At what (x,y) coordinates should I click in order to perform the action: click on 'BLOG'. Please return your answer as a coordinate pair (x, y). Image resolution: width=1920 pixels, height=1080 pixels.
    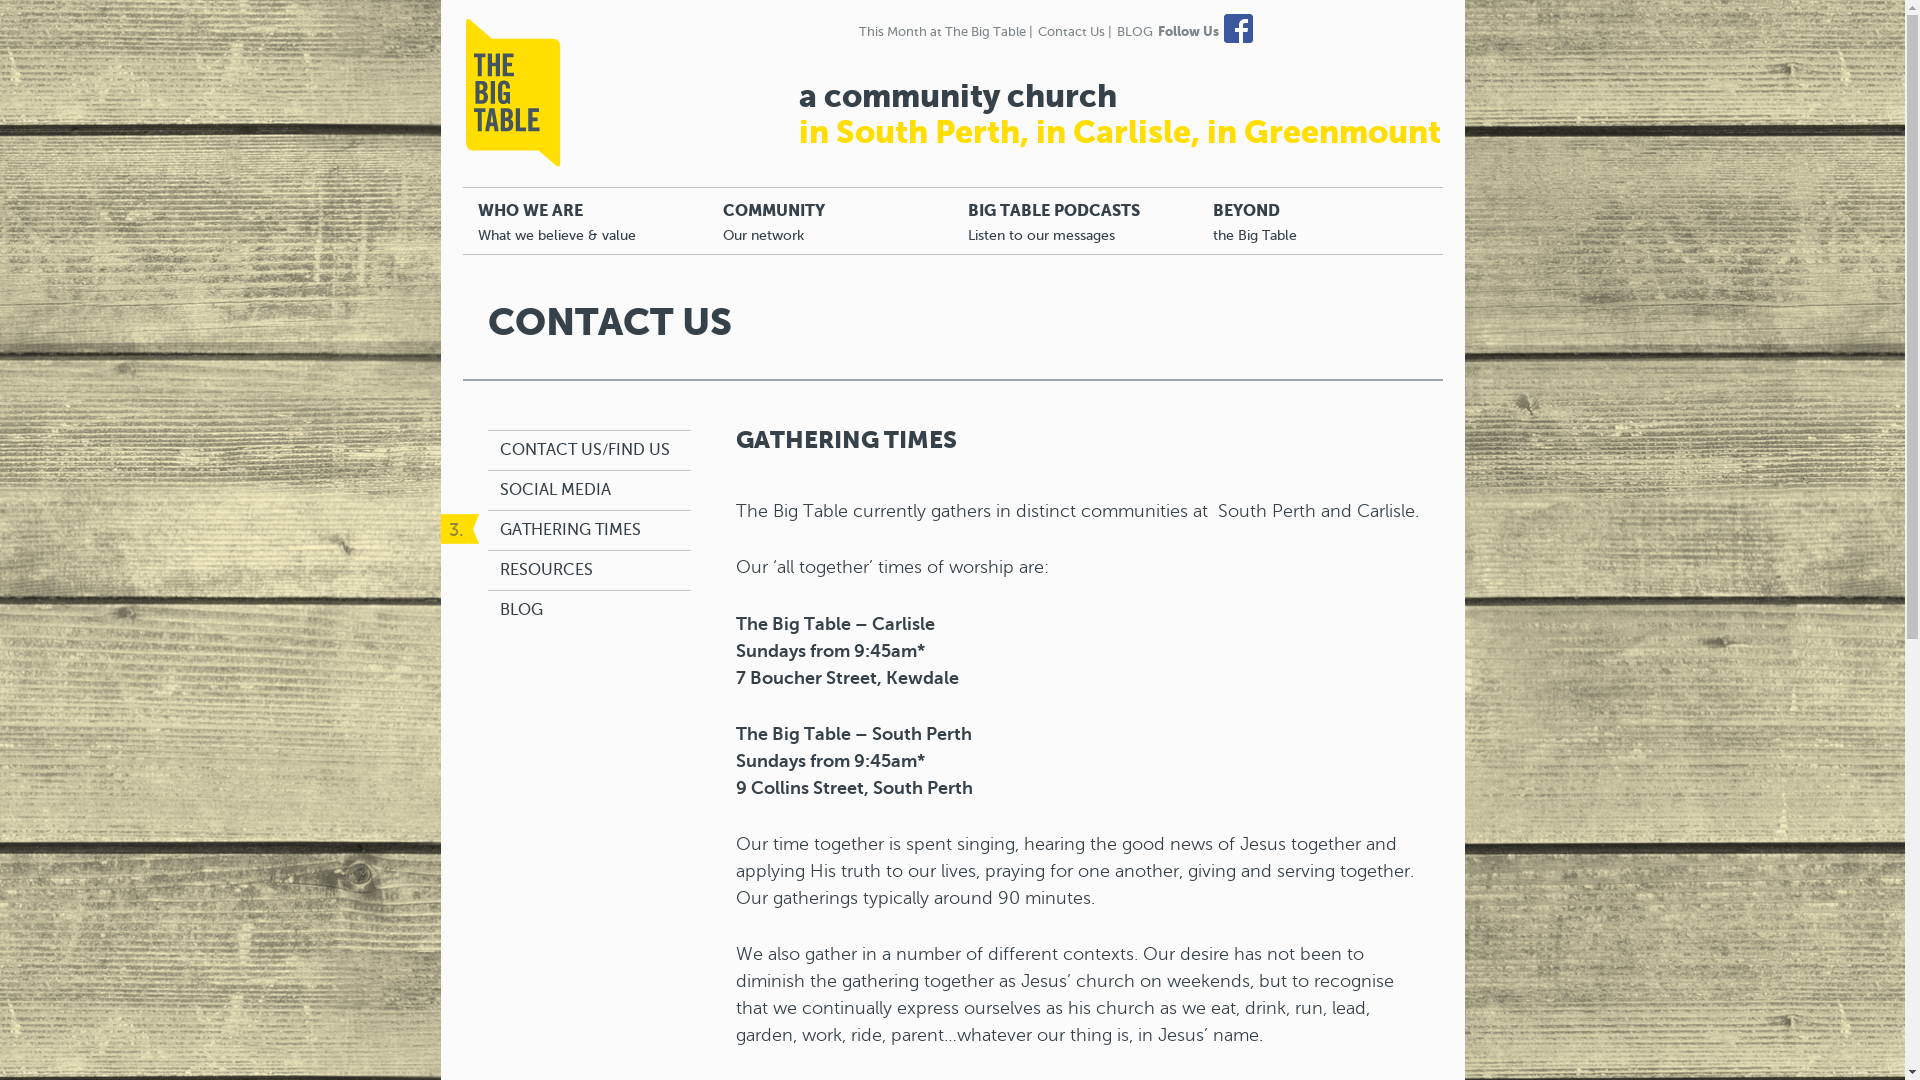
    Looking at the image, I should click on (1133, 31).